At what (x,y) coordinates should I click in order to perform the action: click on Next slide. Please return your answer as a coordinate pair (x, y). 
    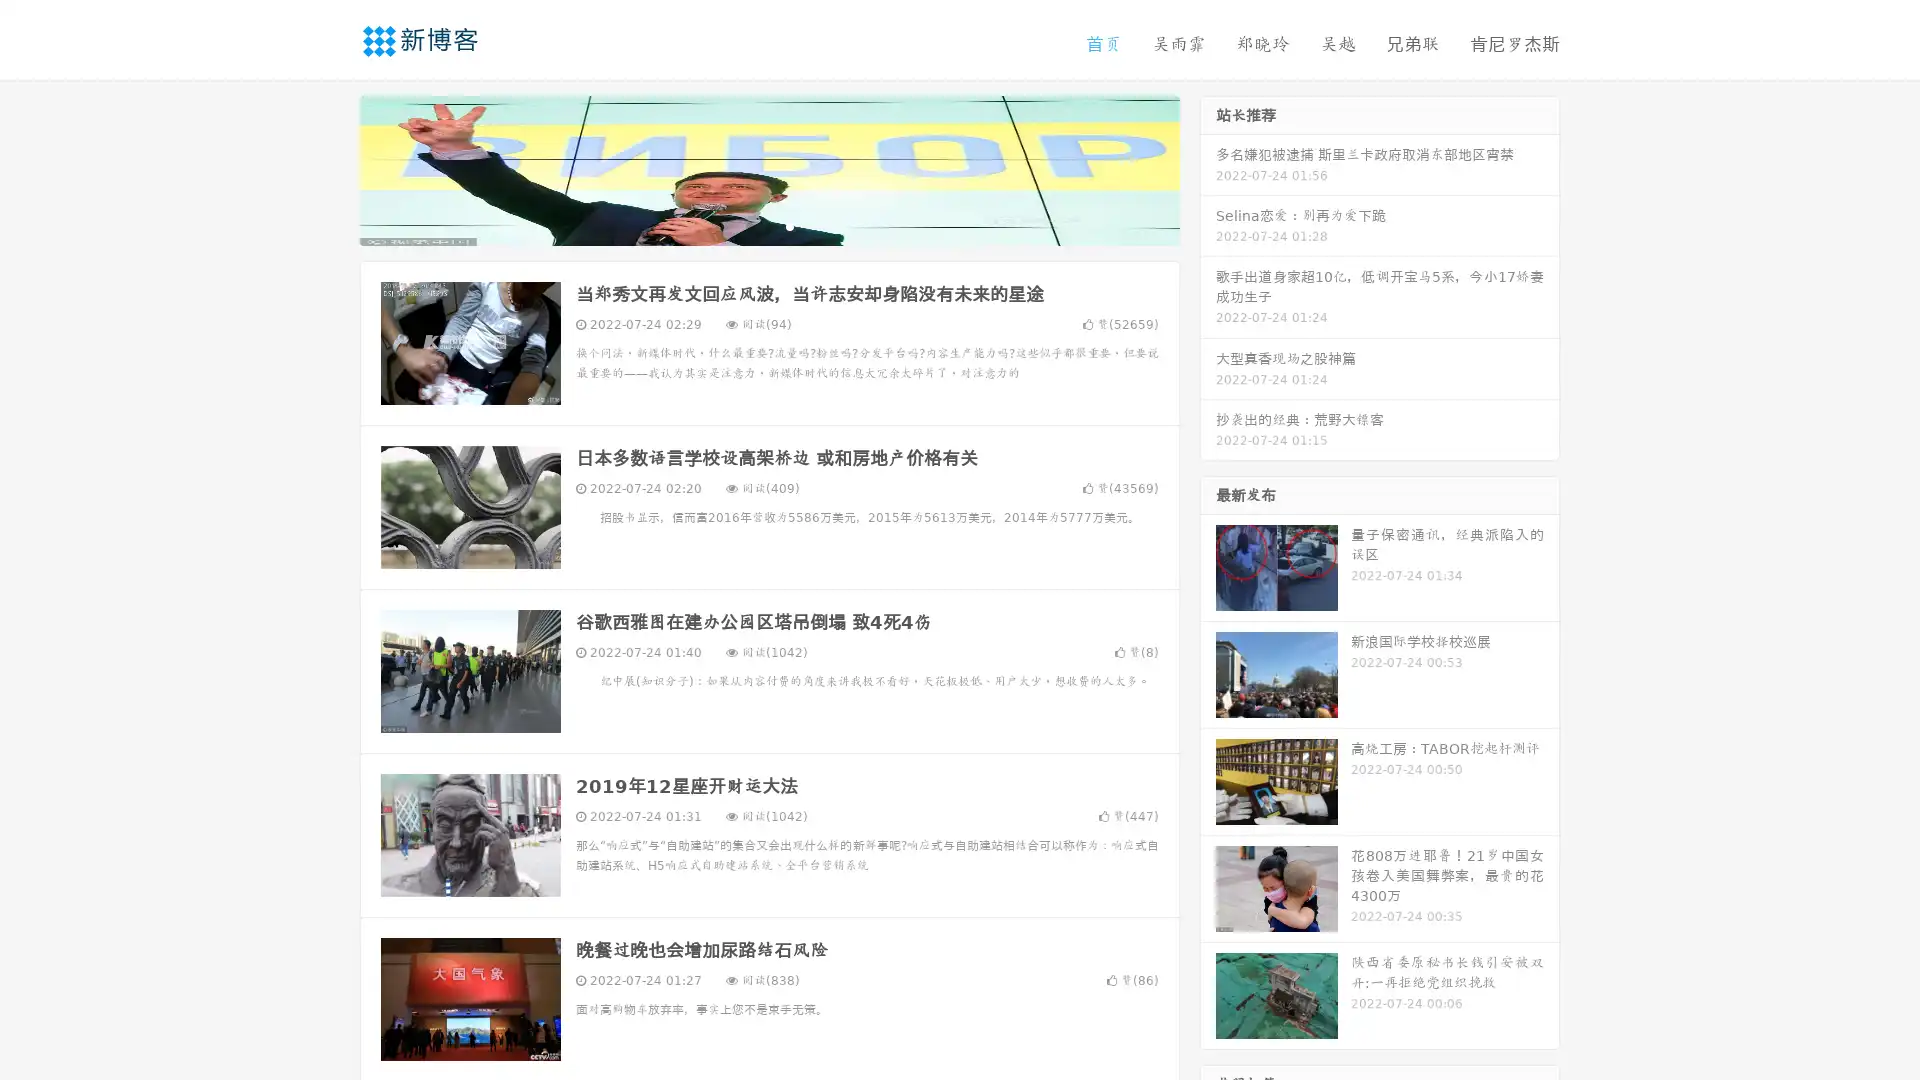
    Looking at the image, I should click on (1208, 168).